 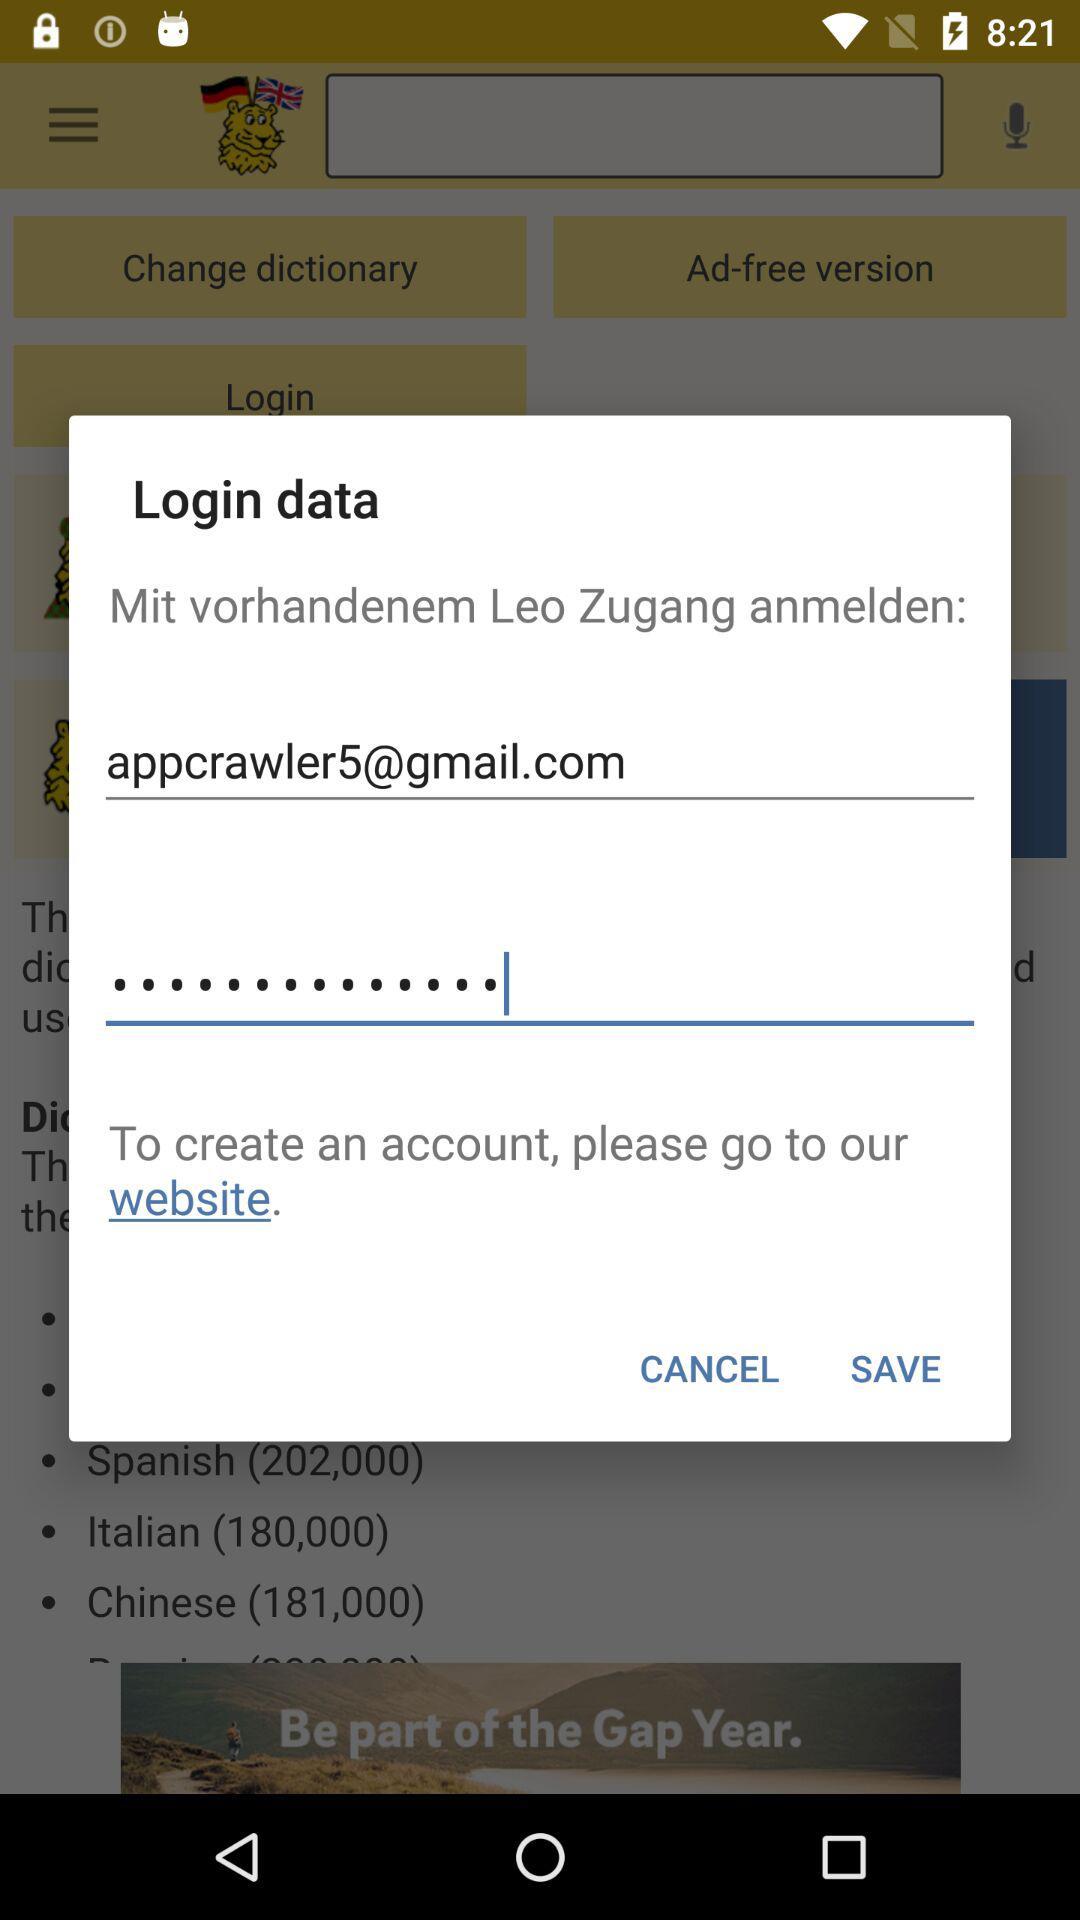 What do you see at coordinates (540, 984) in the screenshot?
I see `the appcrawler3116 icon` at bounding box center [540, 984].